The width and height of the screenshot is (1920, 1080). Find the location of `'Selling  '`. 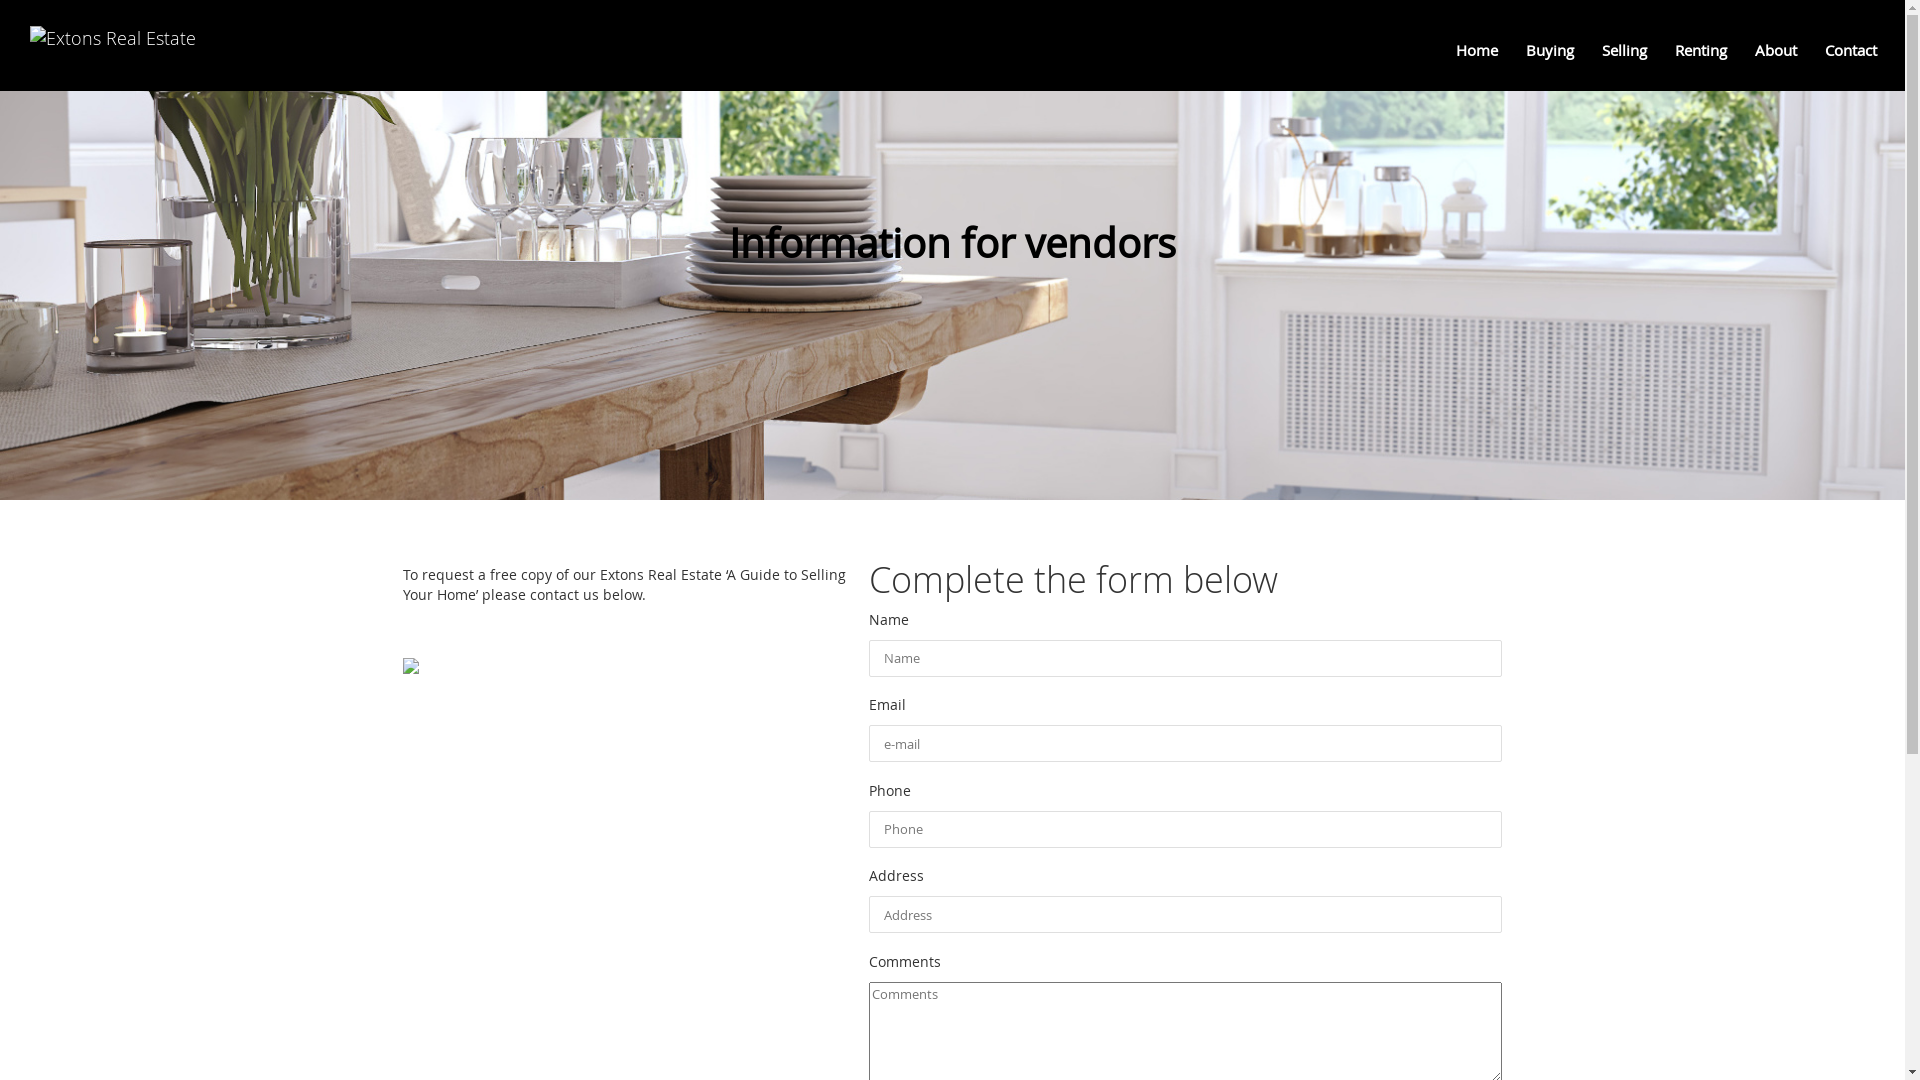

'Selling  ' is located at coordinates (1628, 54).